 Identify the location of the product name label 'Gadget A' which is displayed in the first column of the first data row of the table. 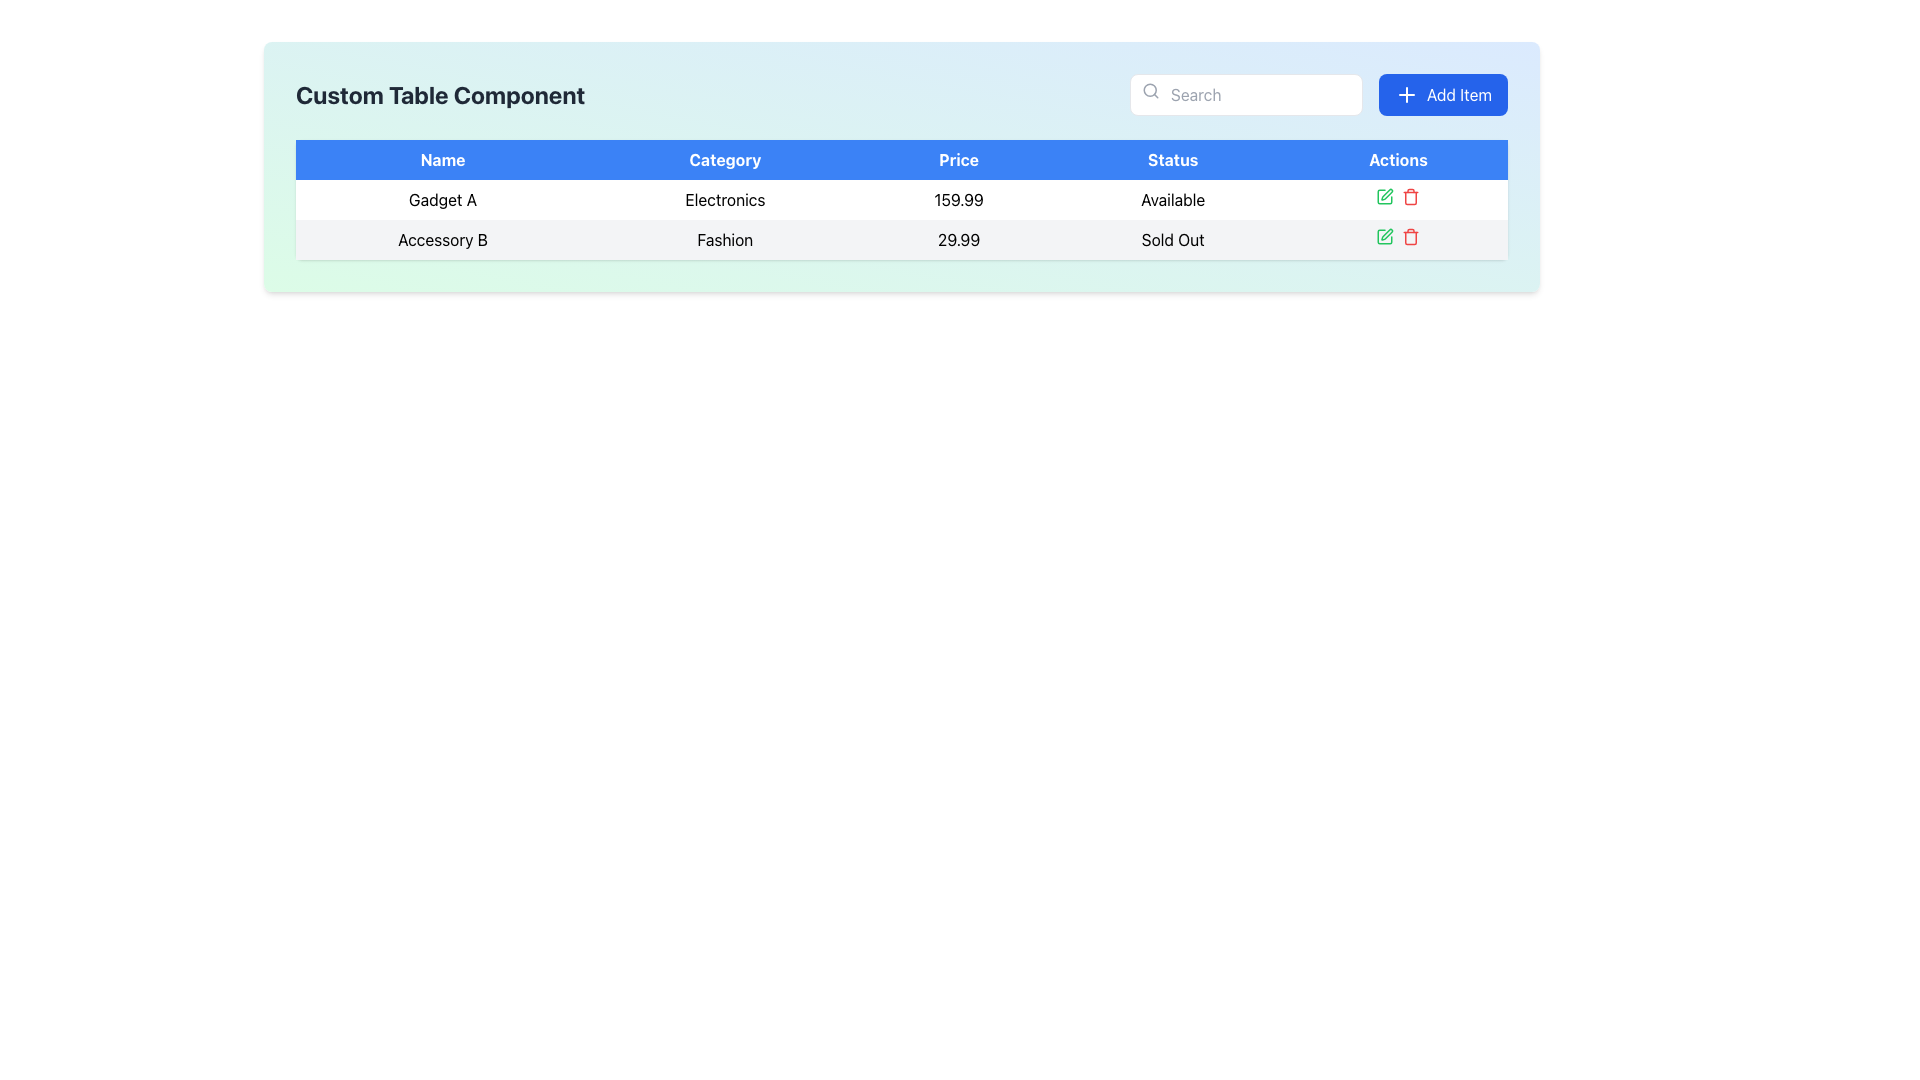
(442, 200).